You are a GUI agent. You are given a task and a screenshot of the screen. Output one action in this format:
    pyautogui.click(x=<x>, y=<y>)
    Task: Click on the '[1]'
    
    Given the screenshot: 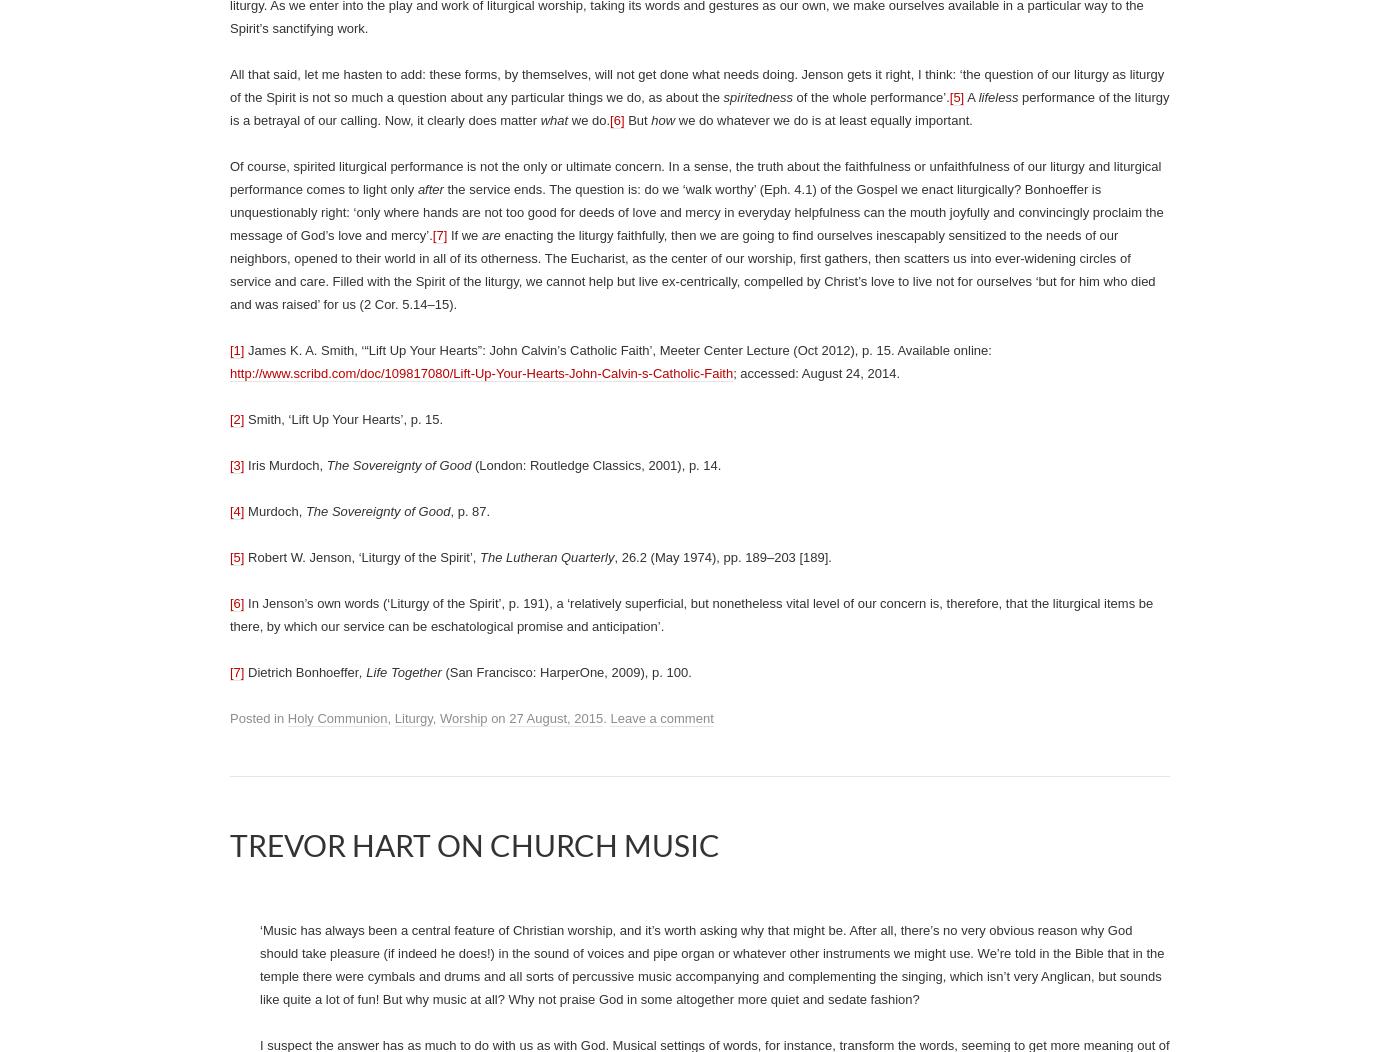 What is the action you would take?
    pyautogui.click(x=230, y=349)
    